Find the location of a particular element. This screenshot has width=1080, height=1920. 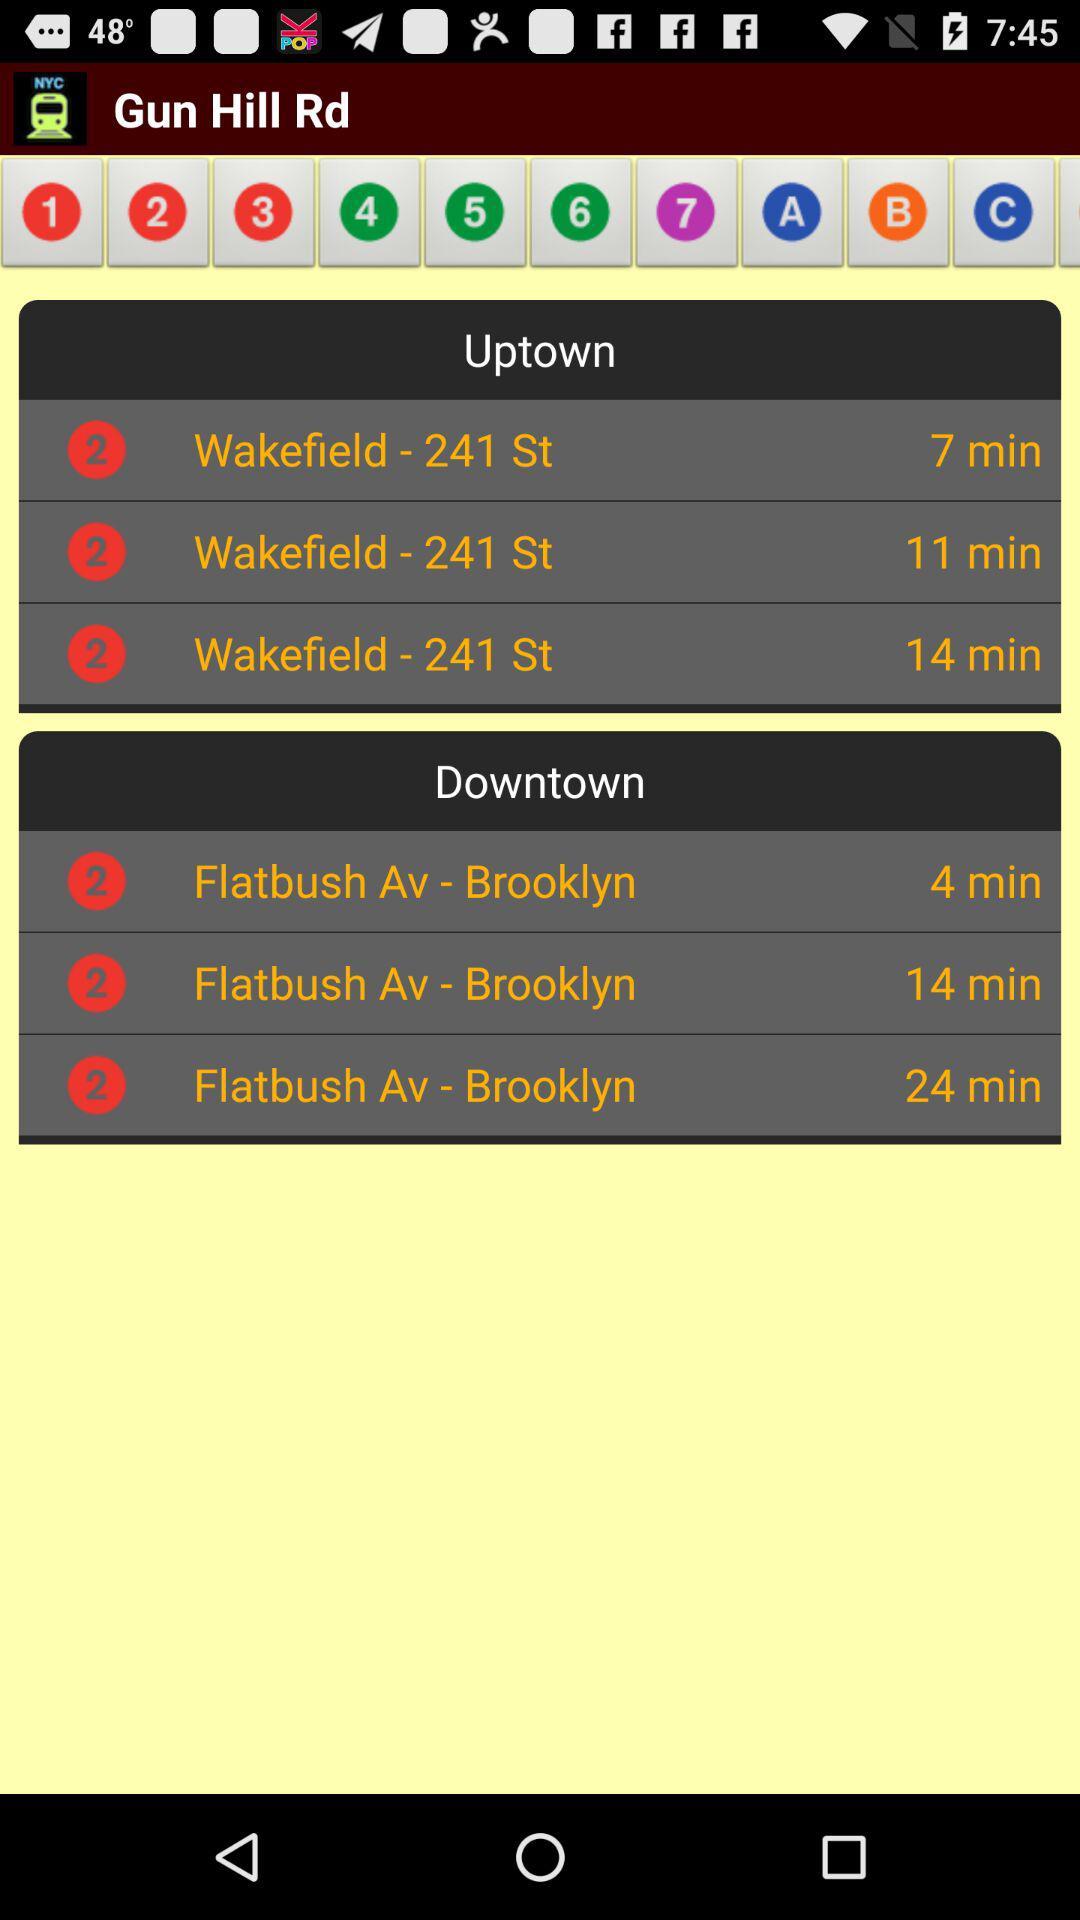

item above uptown is located at coordinates (1004, 218).